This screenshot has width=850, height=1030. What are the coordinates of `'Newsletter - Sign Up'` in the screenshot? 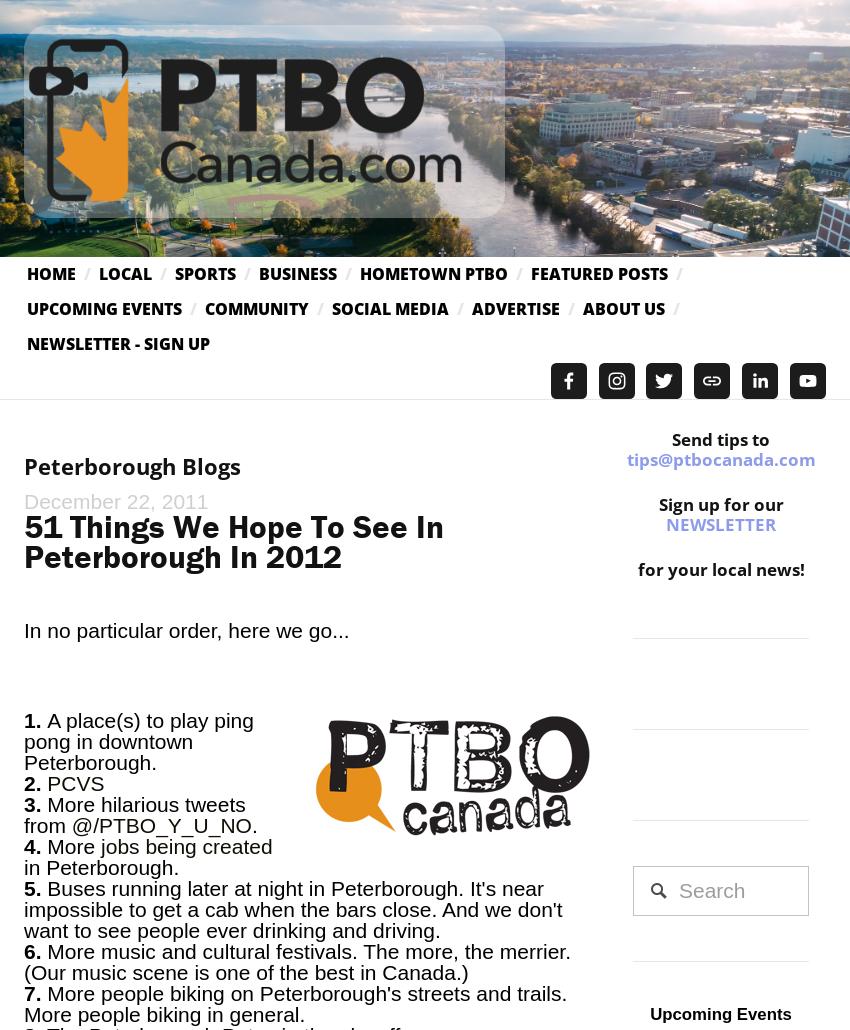 It's located at (117, 344).